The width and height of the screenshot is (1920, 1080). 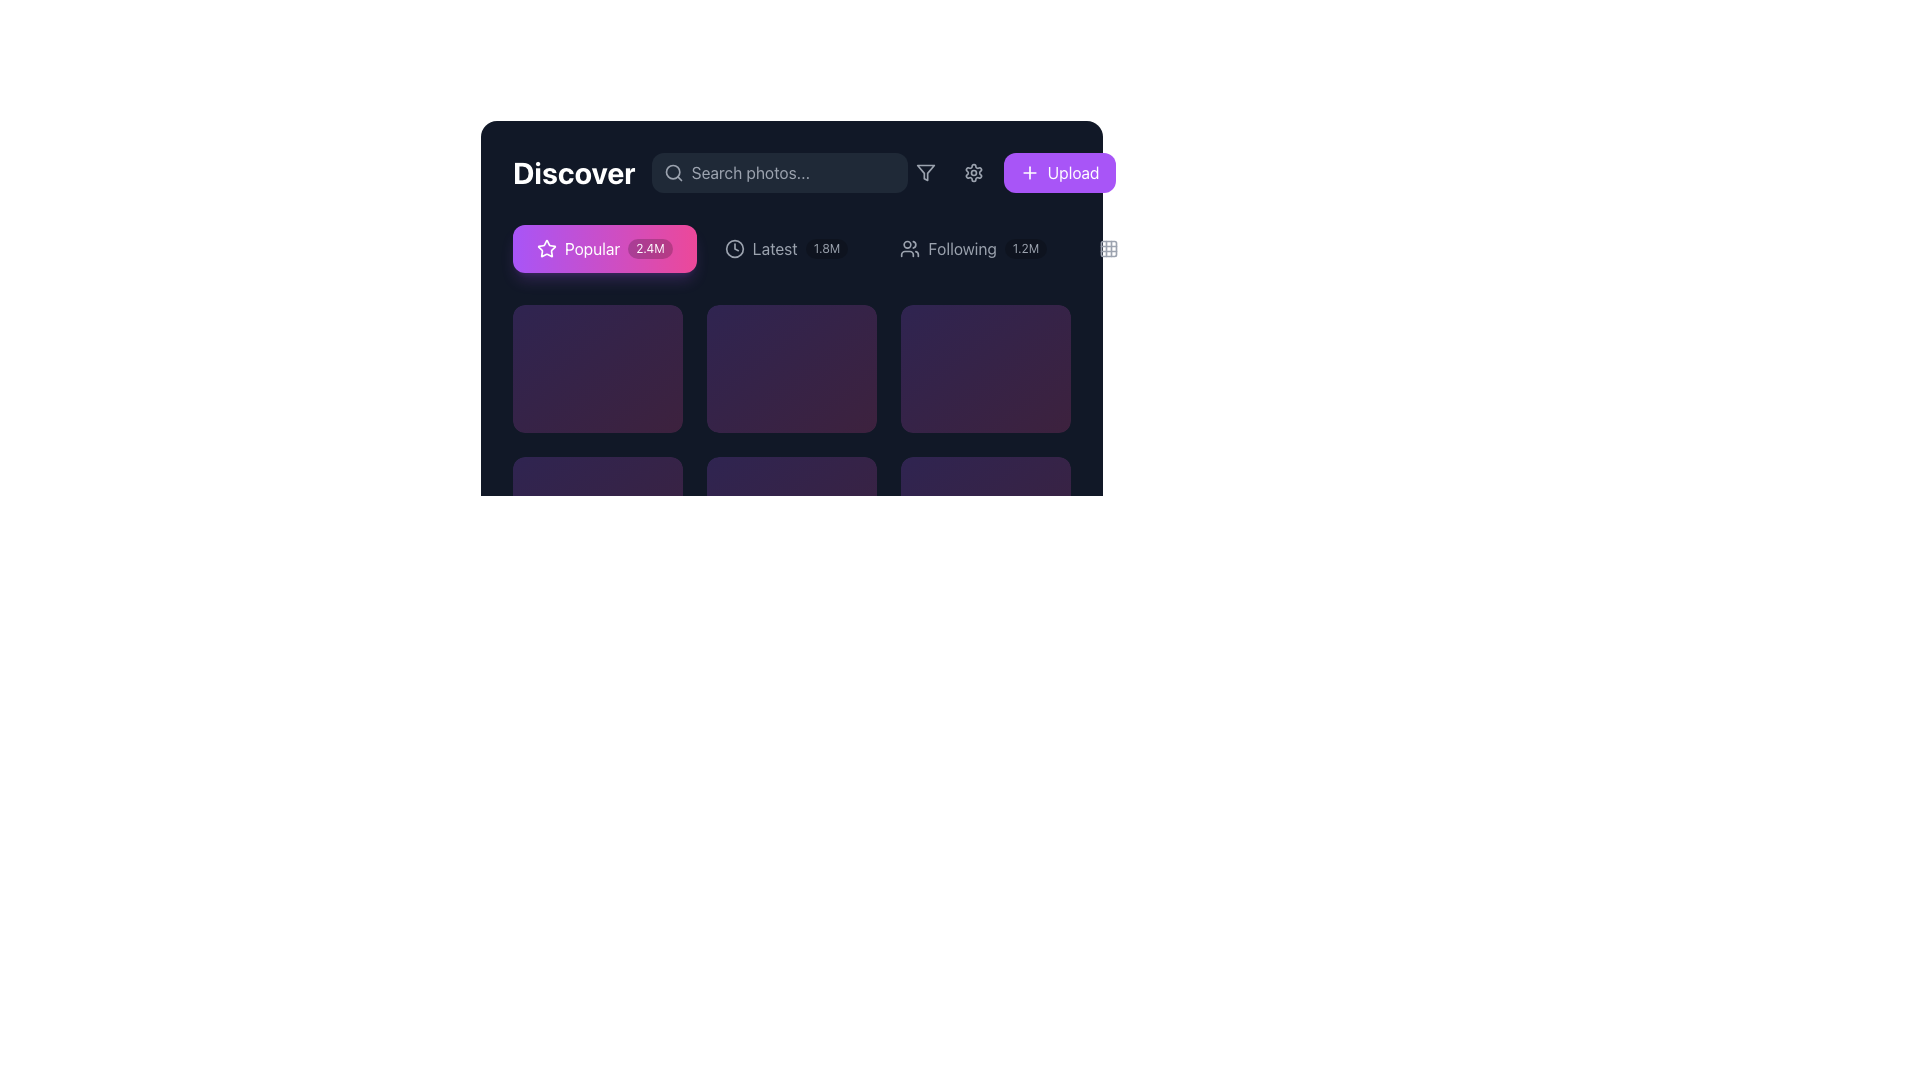 I want to click on the 'Following' button located in the top bar, specifically the third button from the left, so click(x=973, y=248).